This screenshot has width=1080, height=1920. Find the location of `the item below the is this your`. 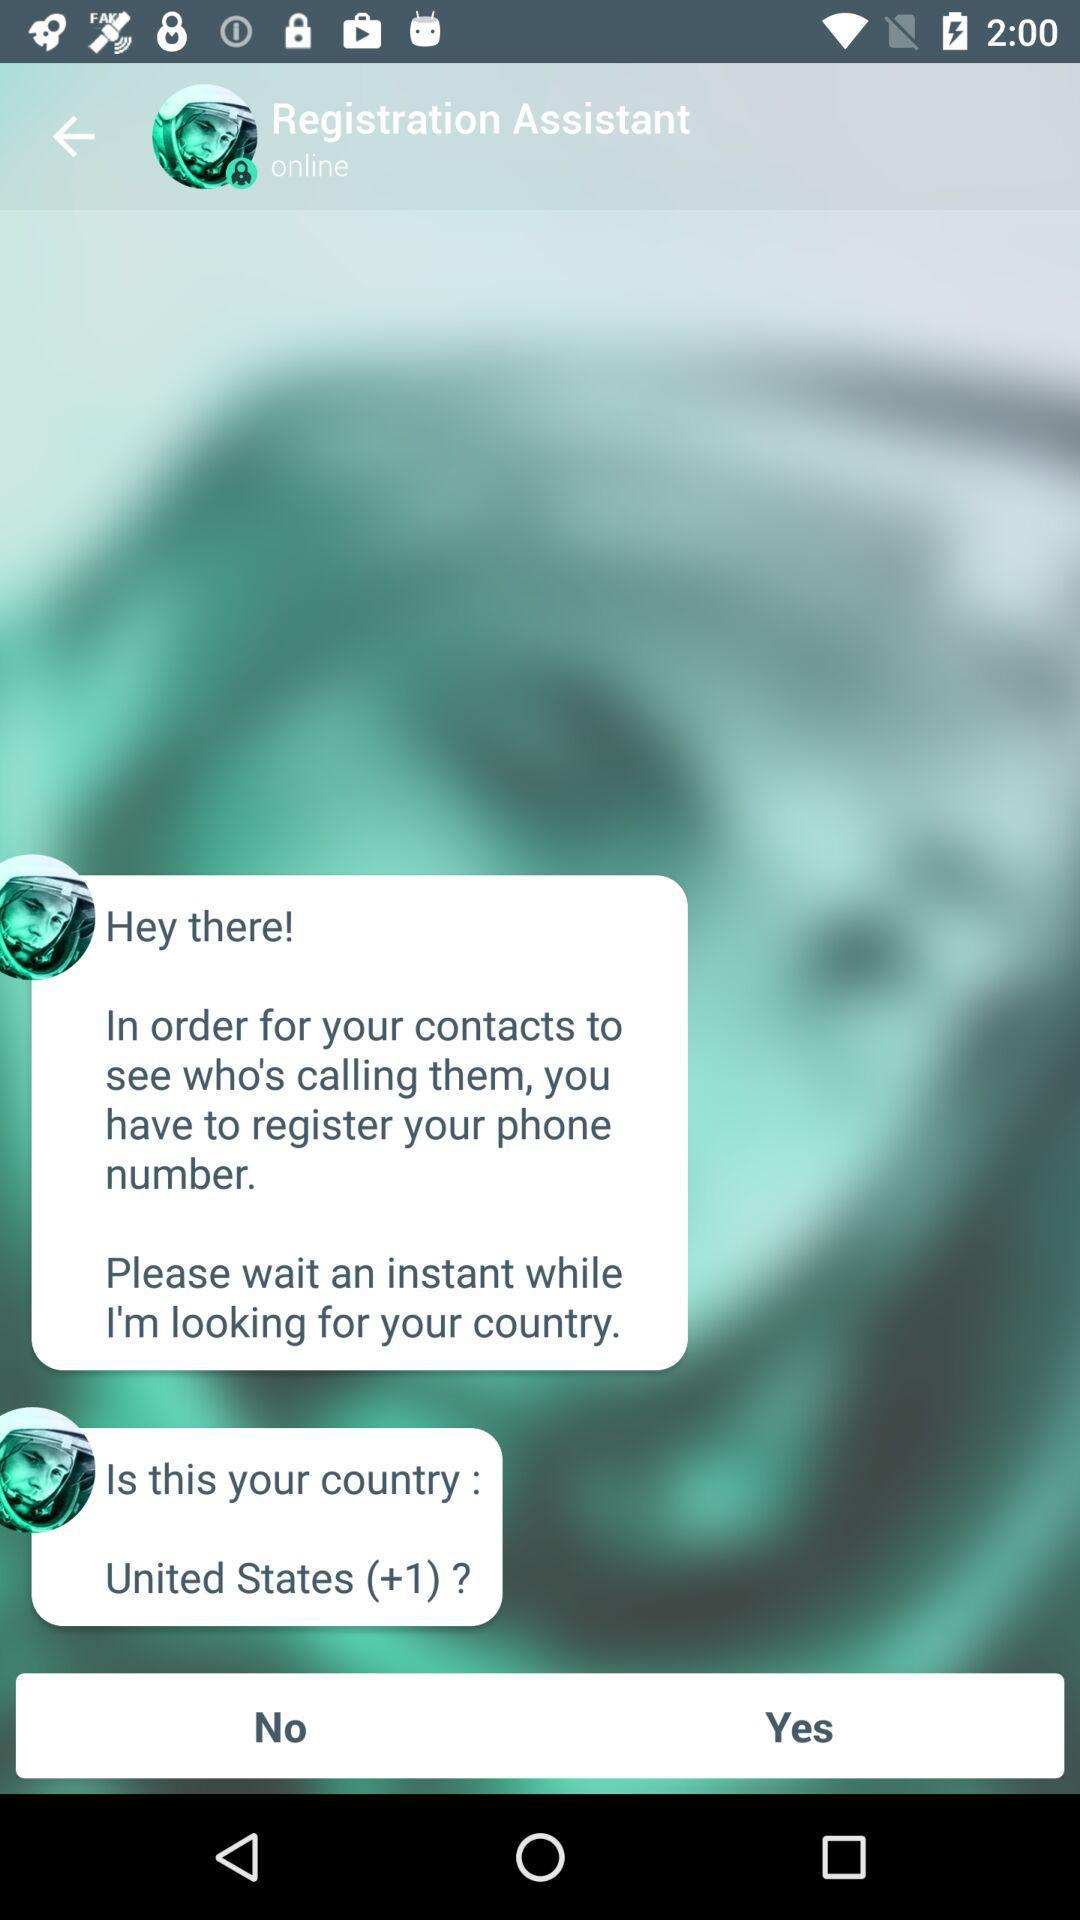

the item below the is this your is located at coordinates (280, 1724).